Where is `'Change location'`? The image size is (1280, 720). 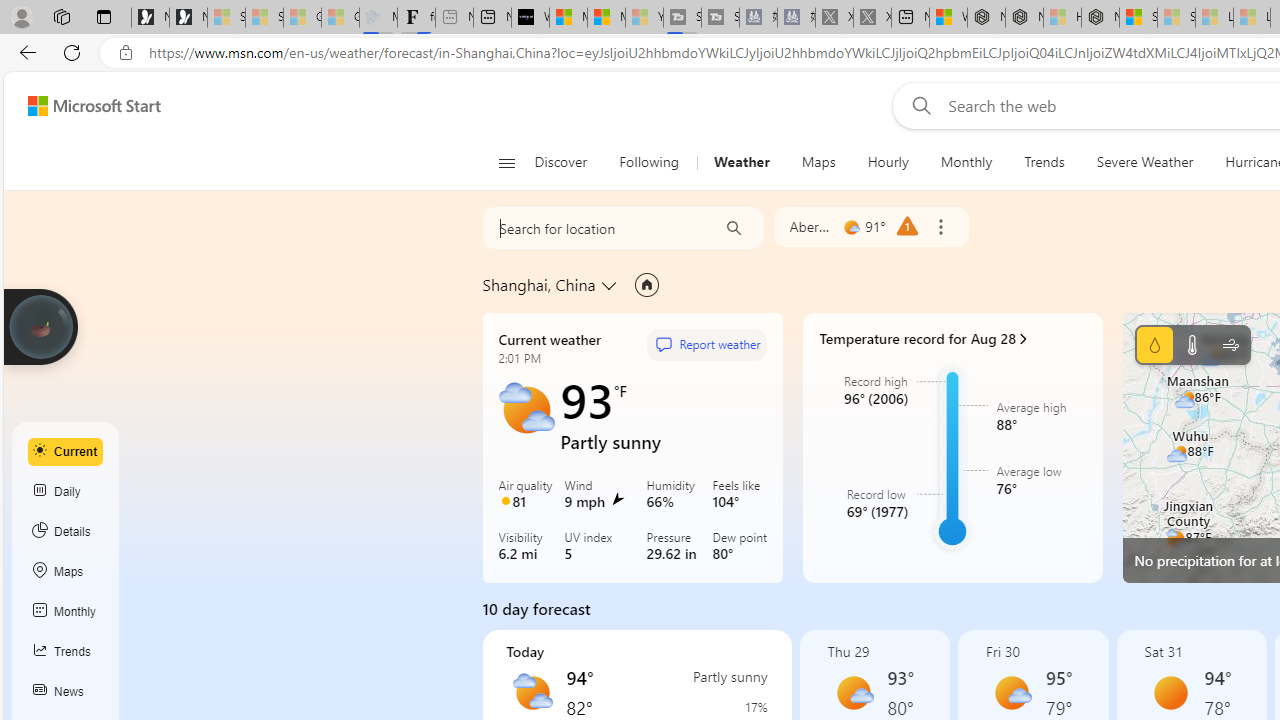 'Change location' is located at coordinates (610, 285).